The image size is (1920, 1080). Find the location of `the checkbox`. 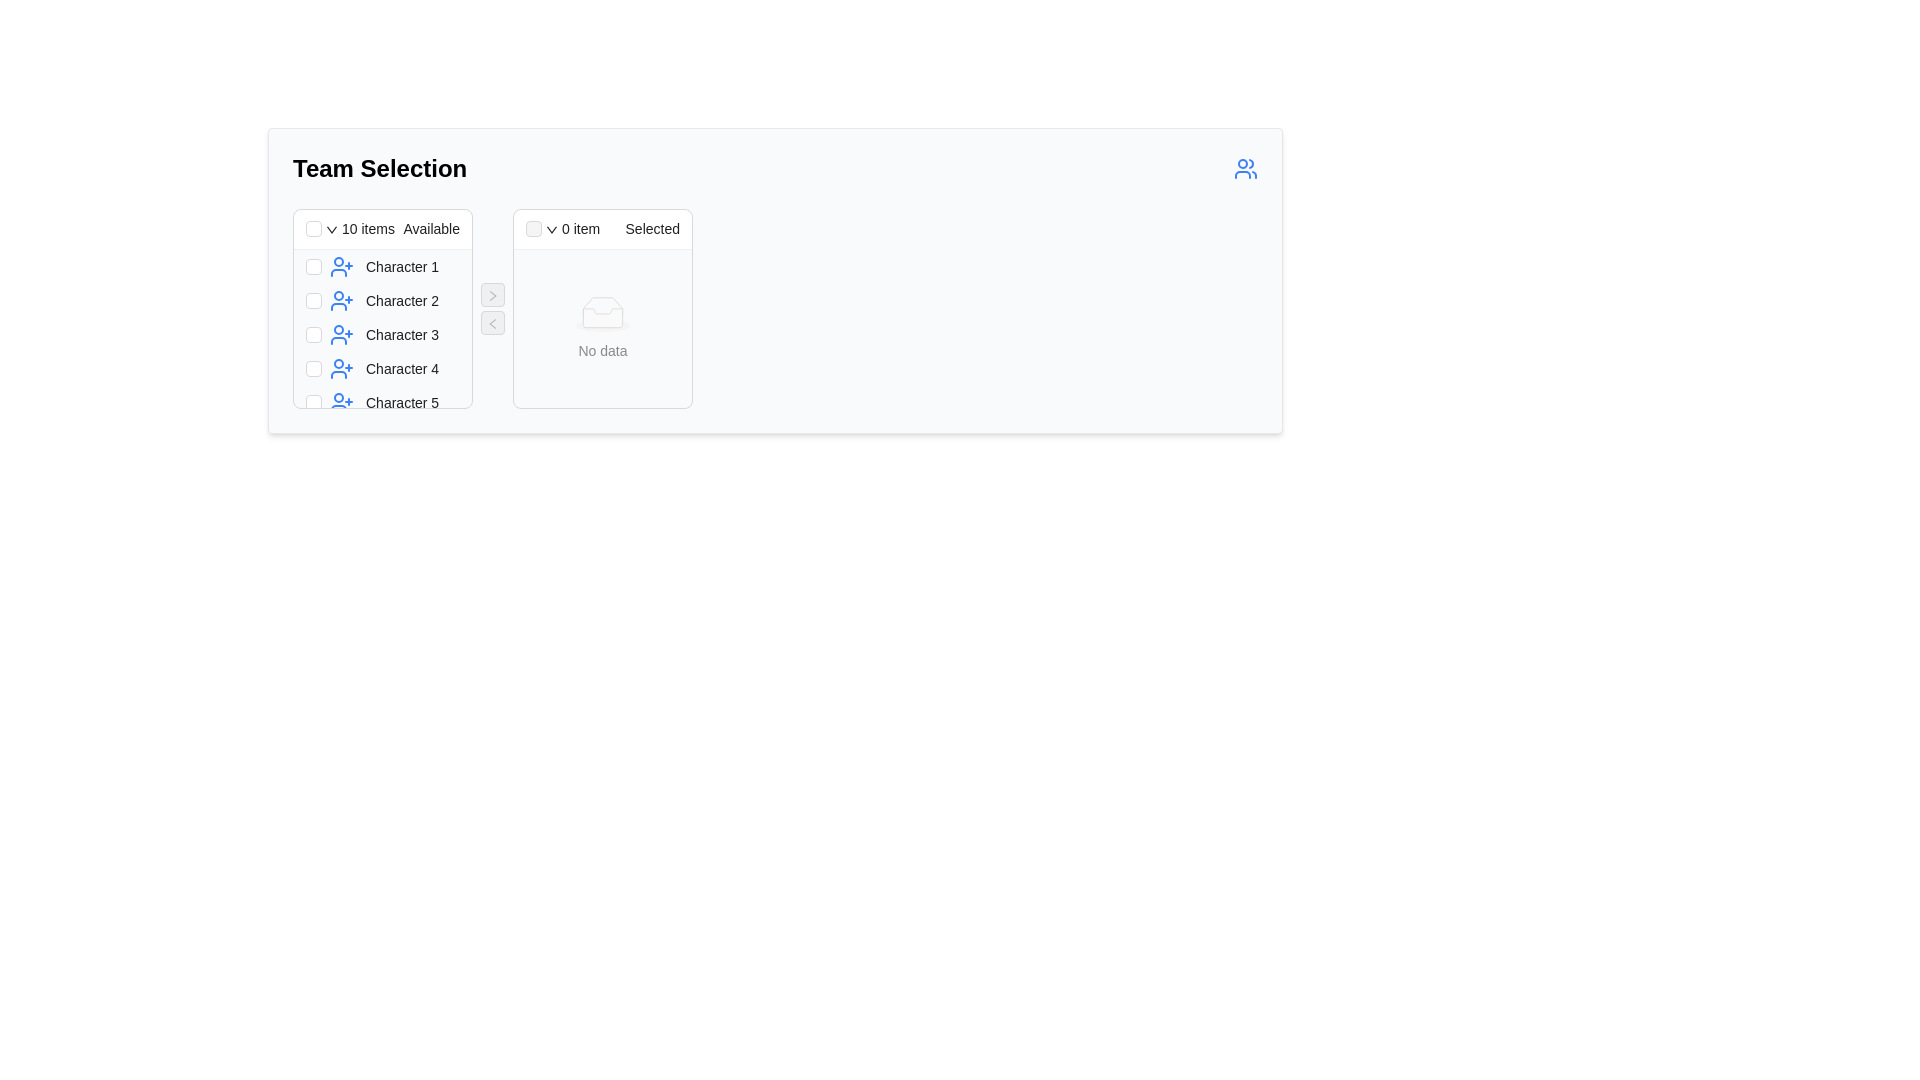

the checkbox is located at coordinates (383, 265).